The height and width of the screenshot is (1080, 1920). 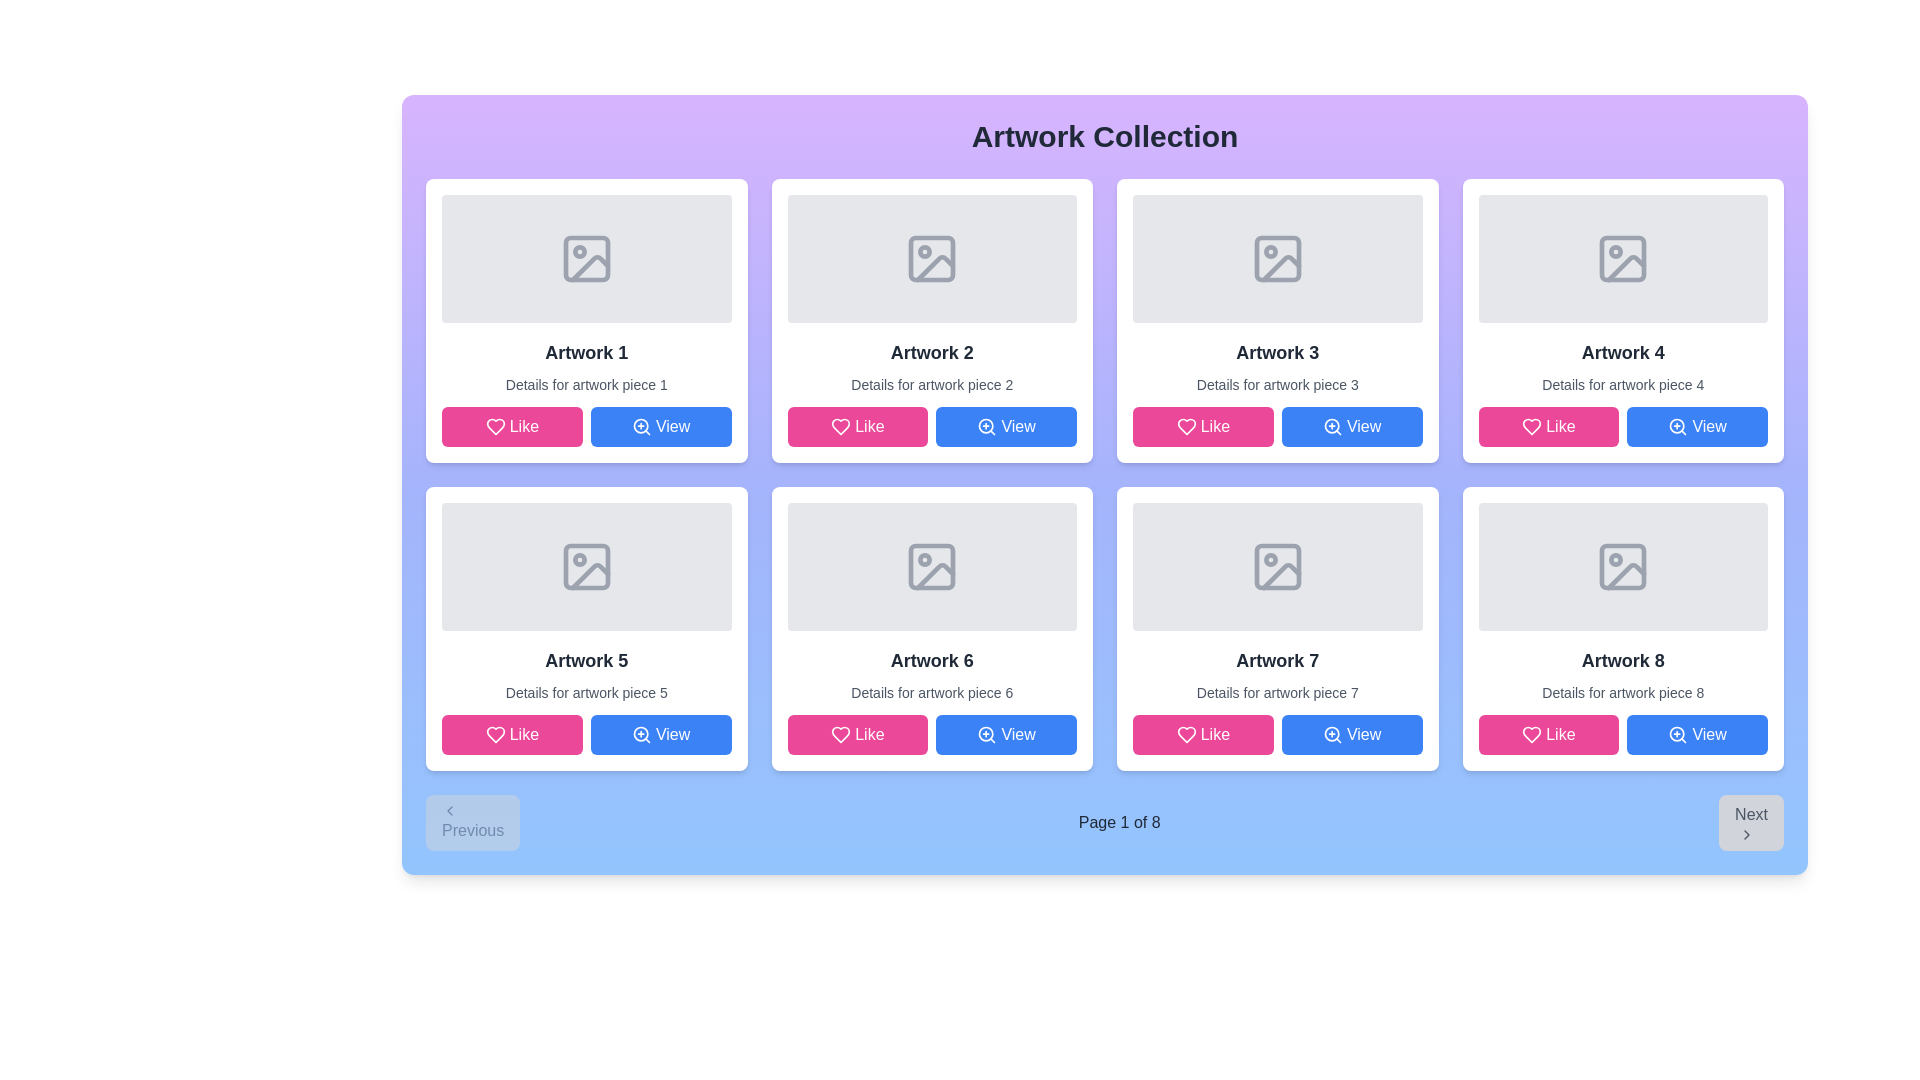 I want to click on the icon in the third card of the top row, which is a placeholder graphic representing an image area within a light gray rounded rectangle labeled 'Artwork 3', so click(x=1276, y=257).